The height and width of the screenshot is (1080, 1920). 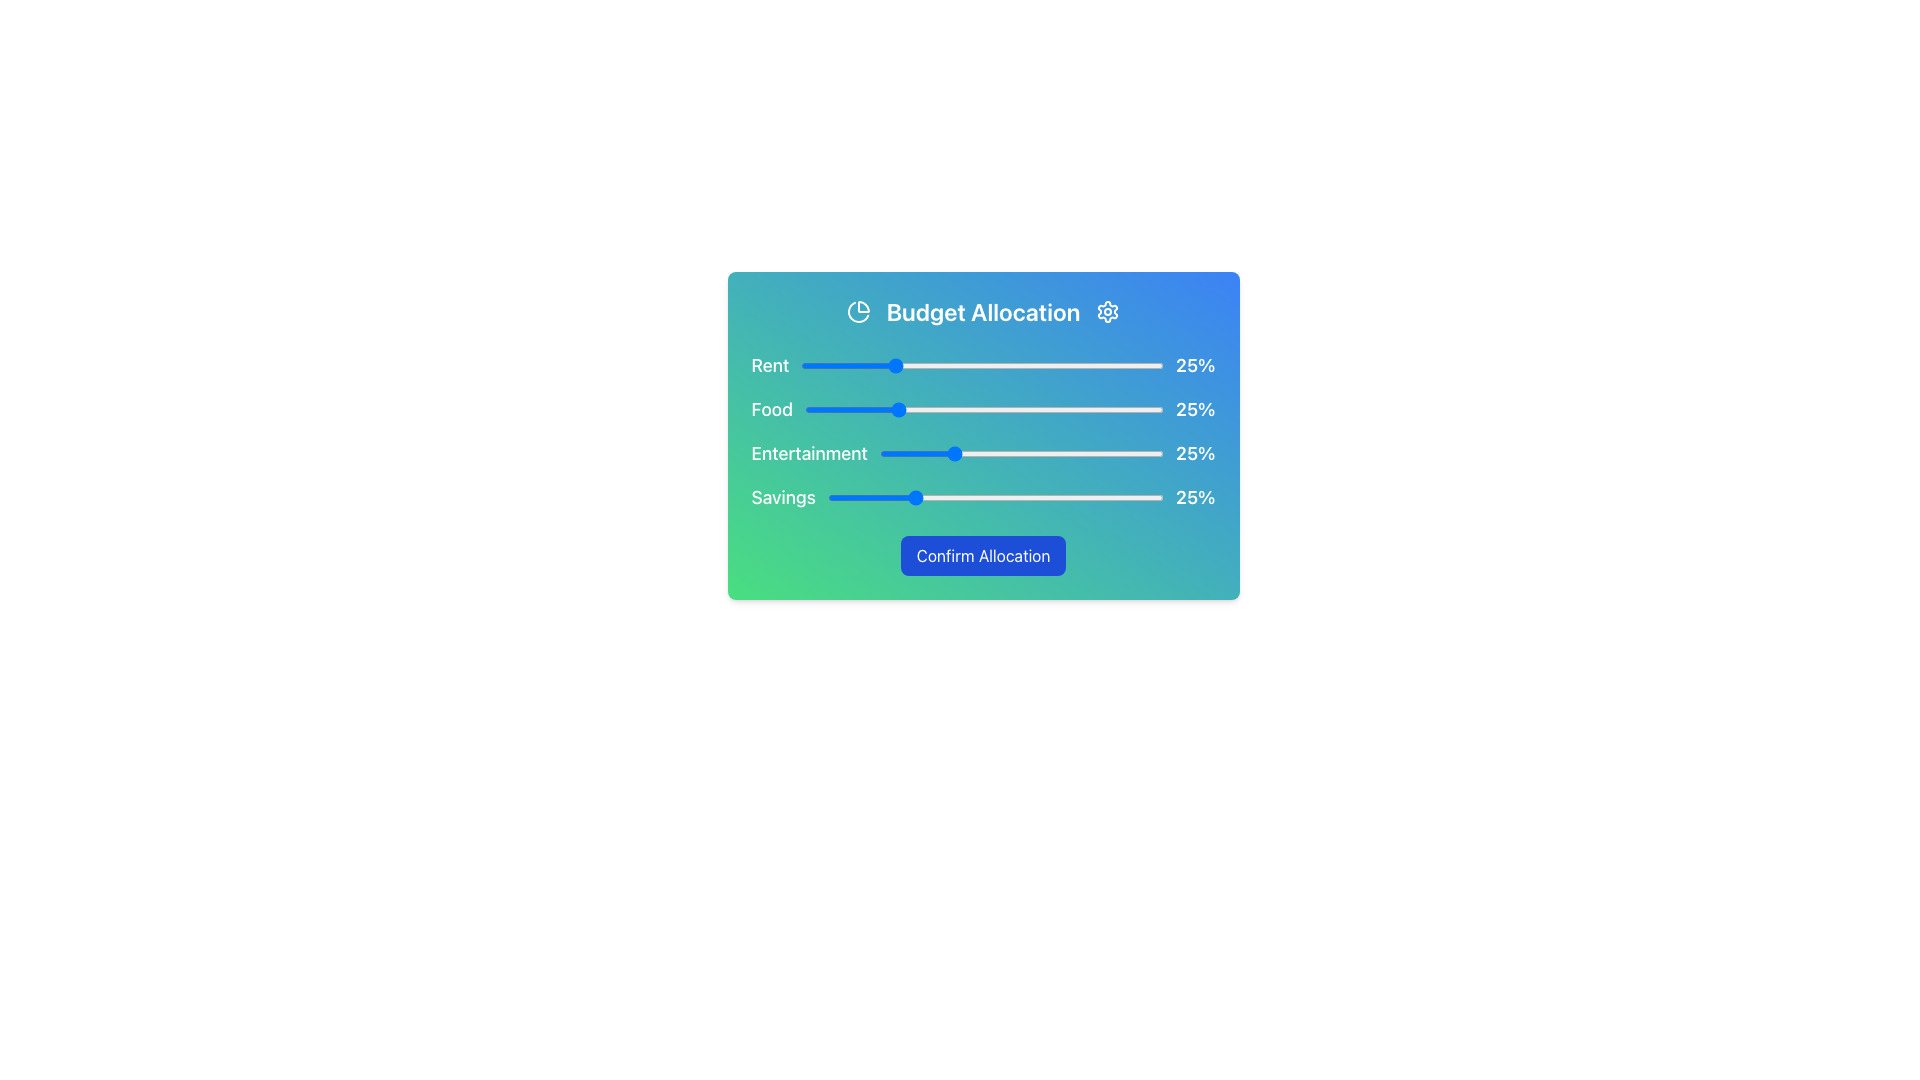 I want to click on the Entertainment budget percentage, so click(x=1072, y=454).